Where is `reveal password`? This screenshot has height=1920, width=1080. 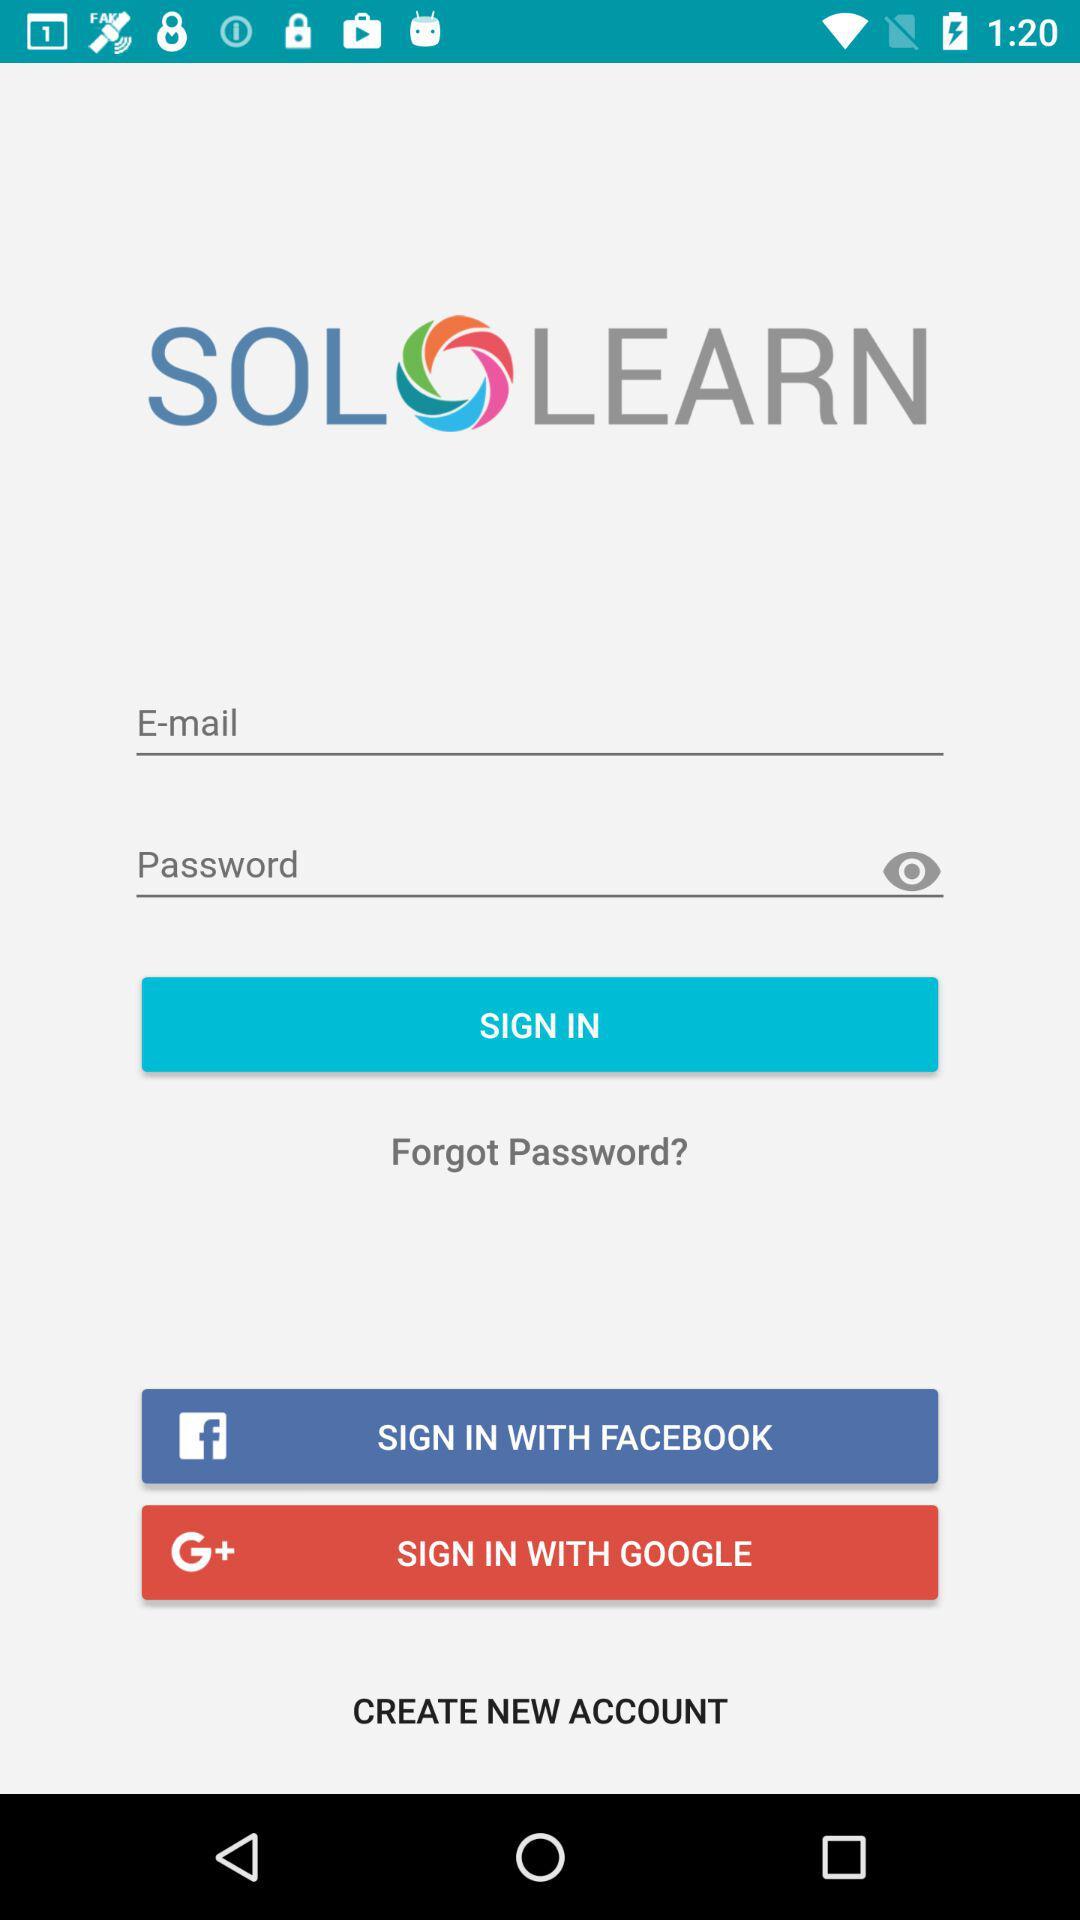
reveal password is located at coordinates (911, 872).